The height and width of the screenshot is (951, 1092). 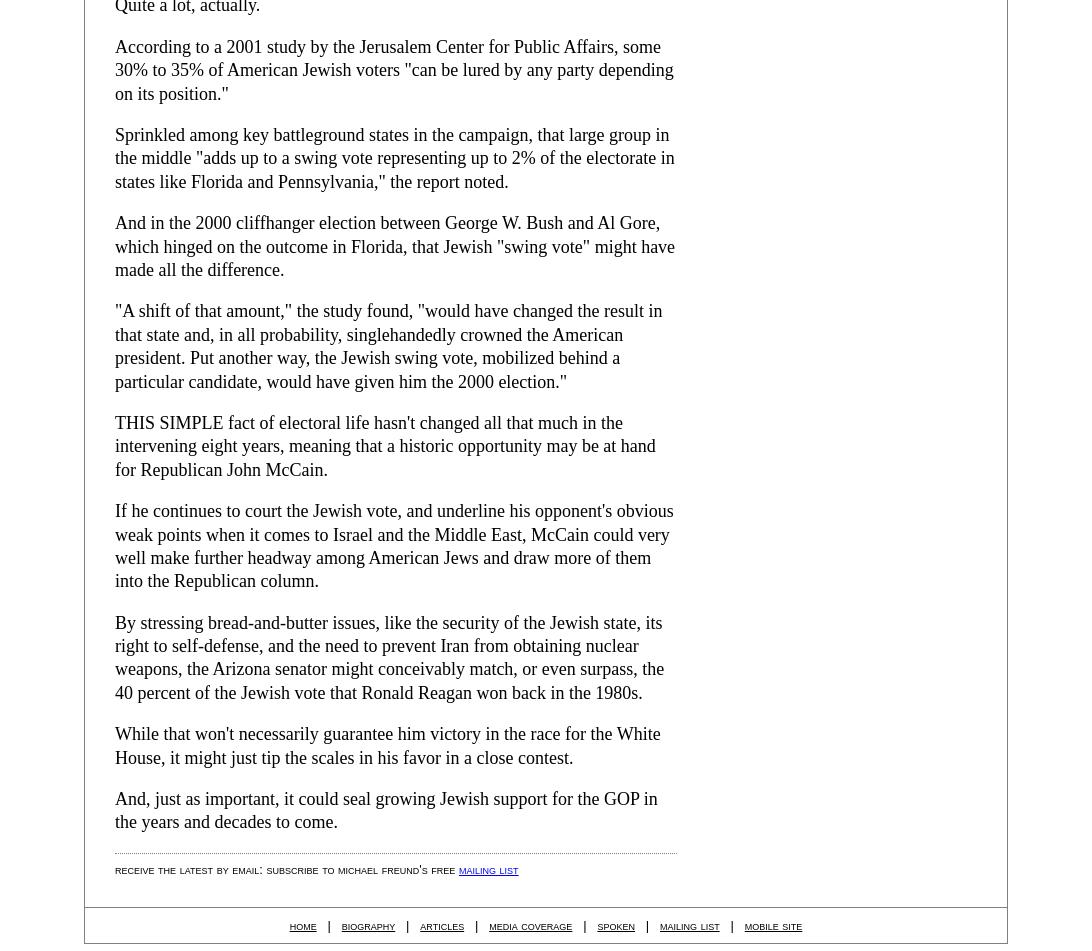 What do you see at coordinates (393, 544) in the screenshot?
I see `'If he continues to court the Jewish vote, and underline his opponent's obvious weak points when it comes to Israel and the Middle East, McCain could very well make further headway among American Jews and draw more of them into the Republican column.'` at bounding box center [393, 544].